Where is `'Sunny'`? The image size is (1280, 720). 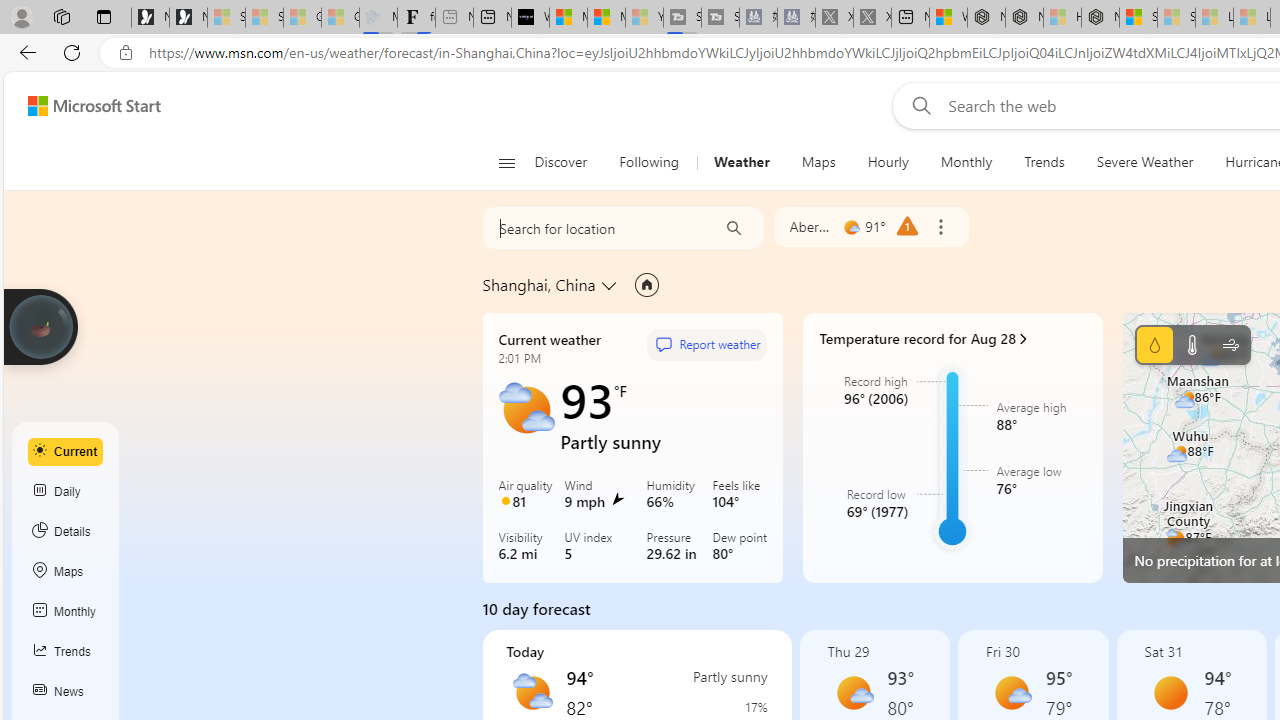 'Sunny' is located at coordinates (1169, 692).